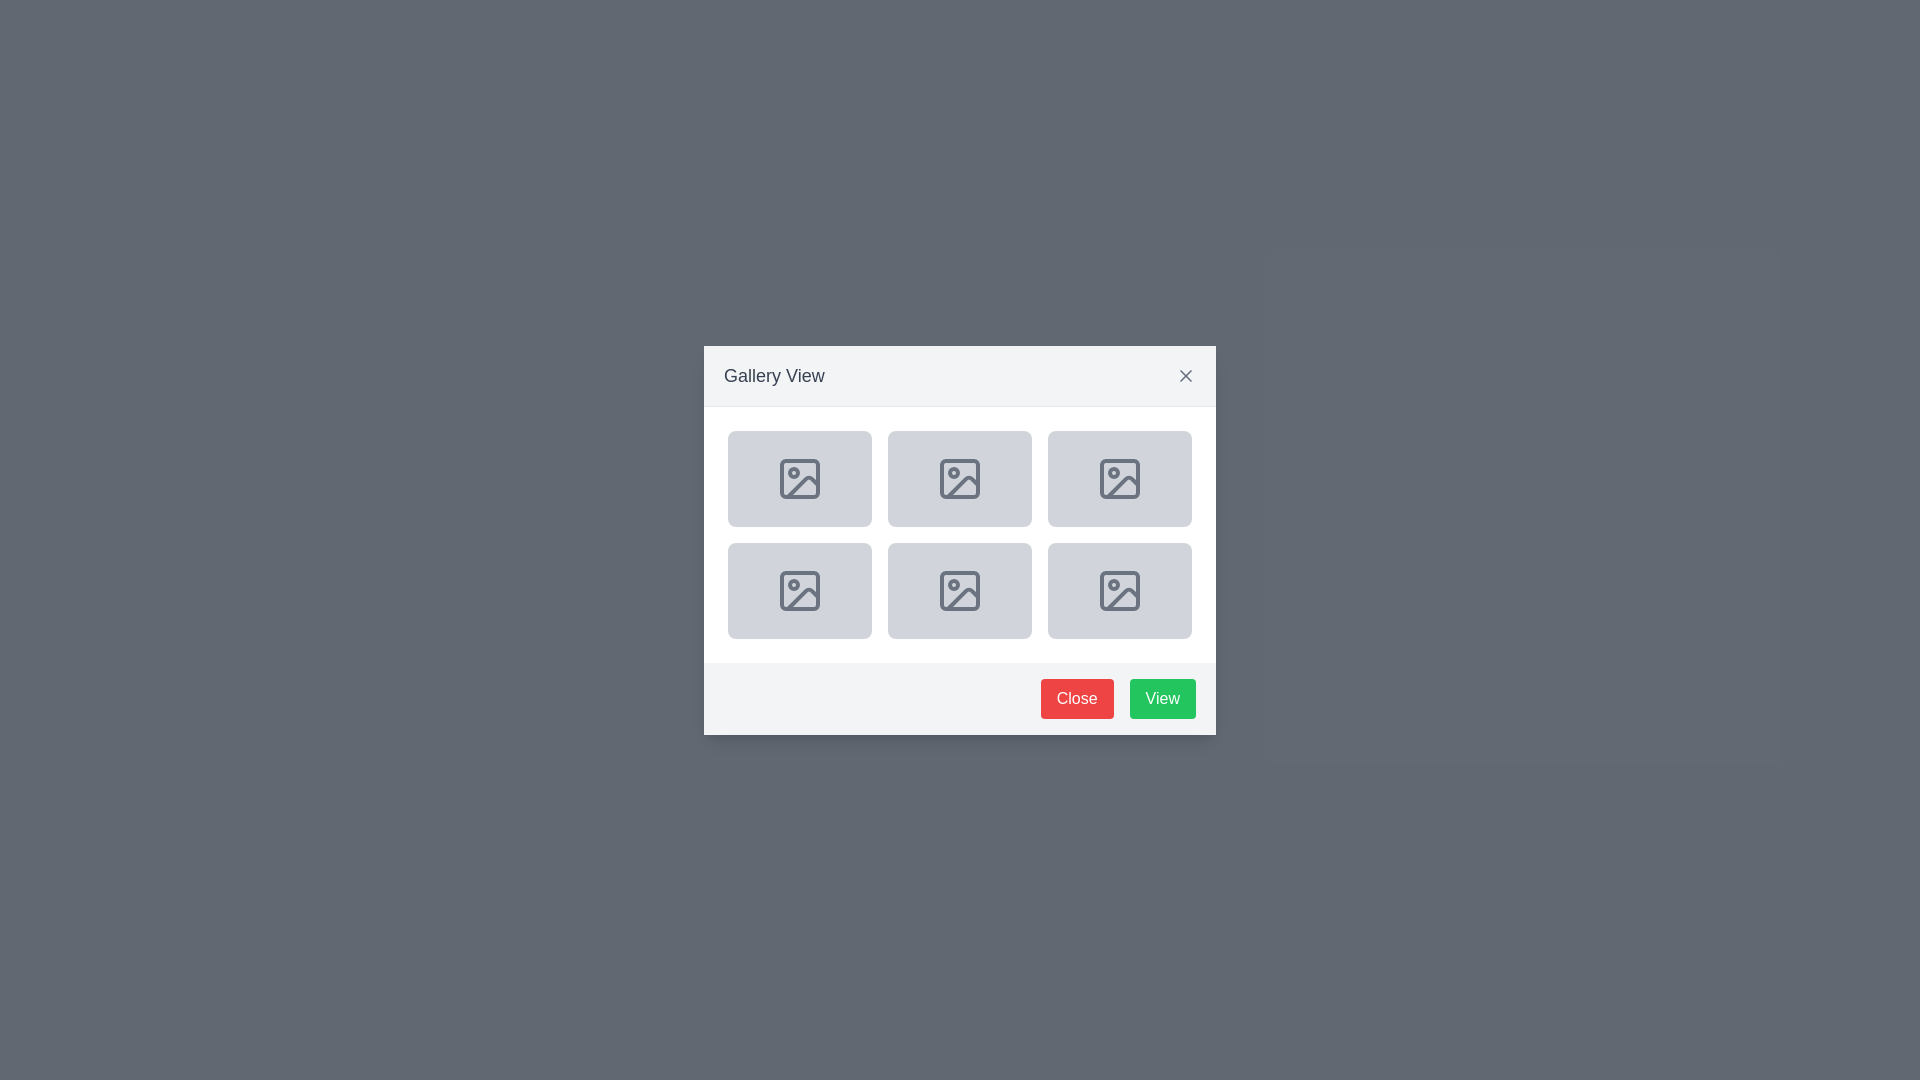 This screenshot has width=1920, height=1080. I want to click on the image placeholder icon located, so click(800, 589).